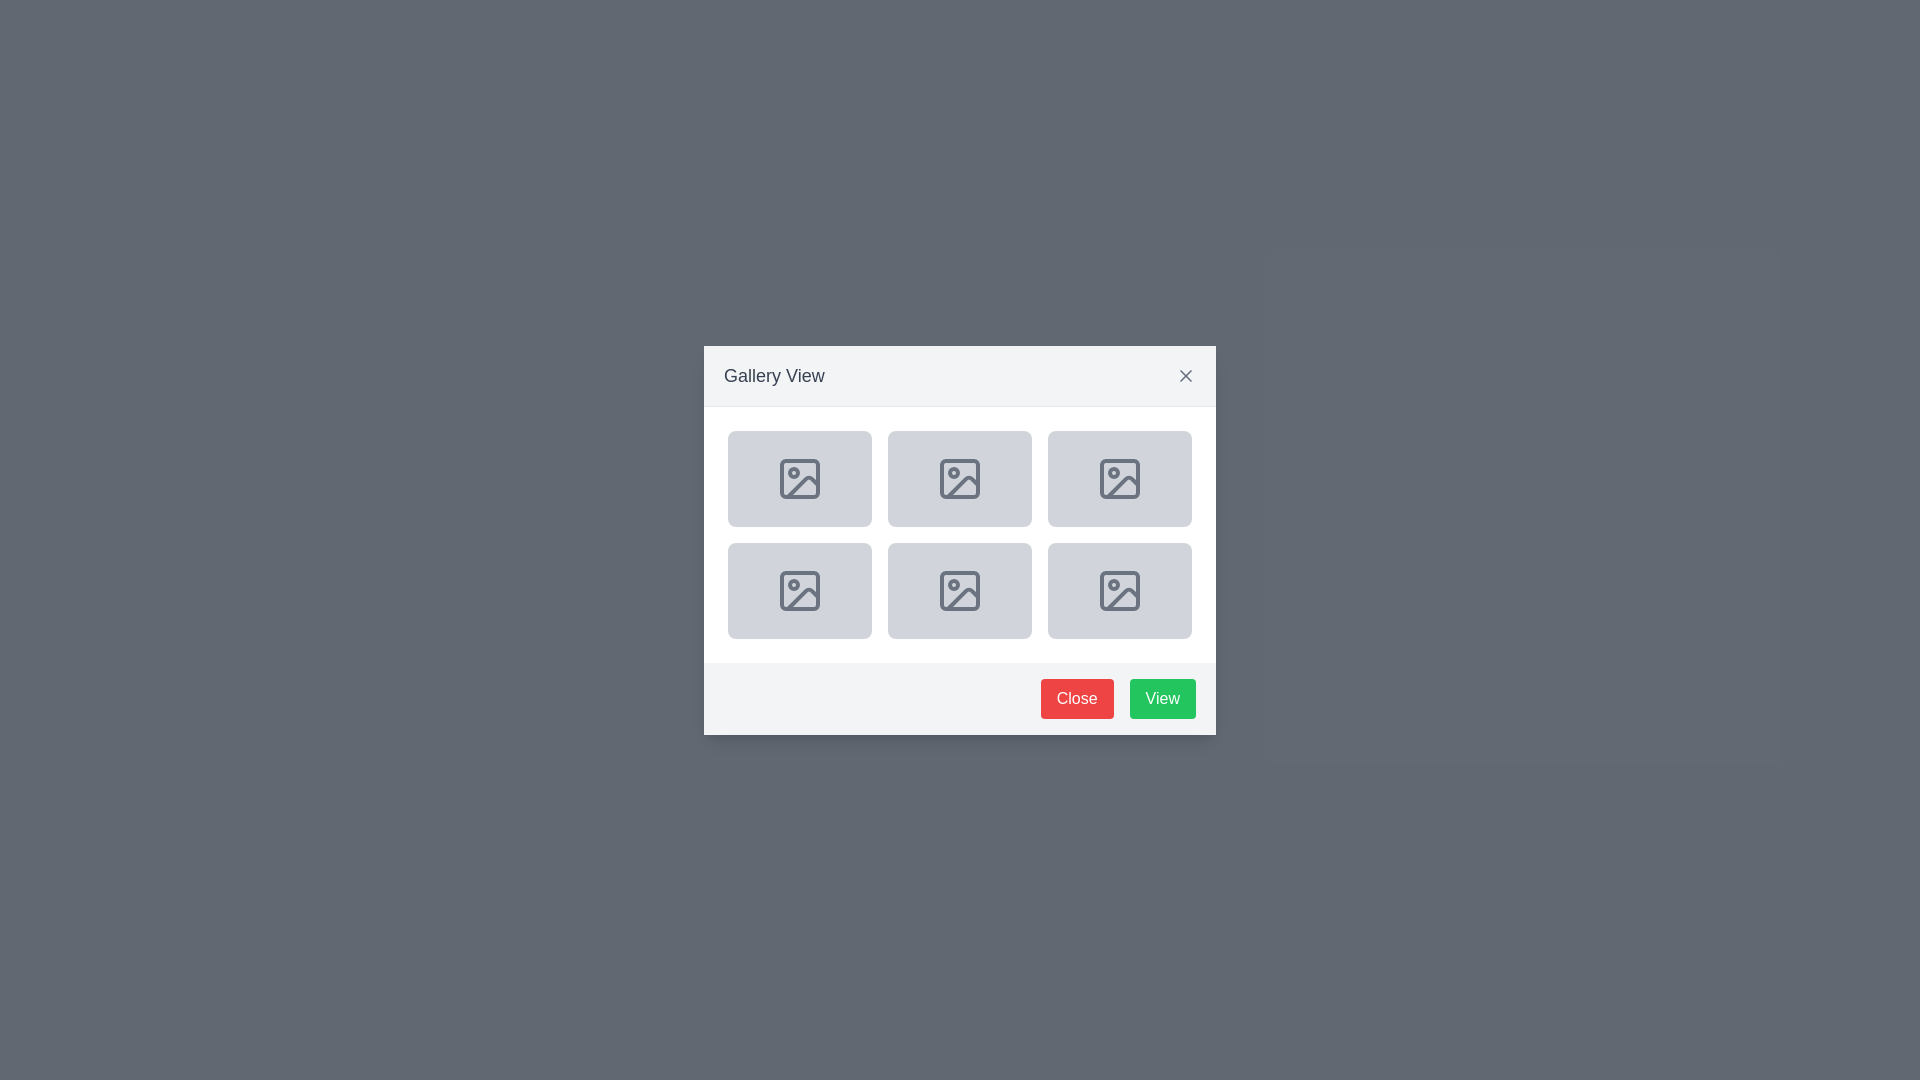 This screenshot has width=1920, height=1080. I want to click on the image placeholder icon located, so click(800, 589).